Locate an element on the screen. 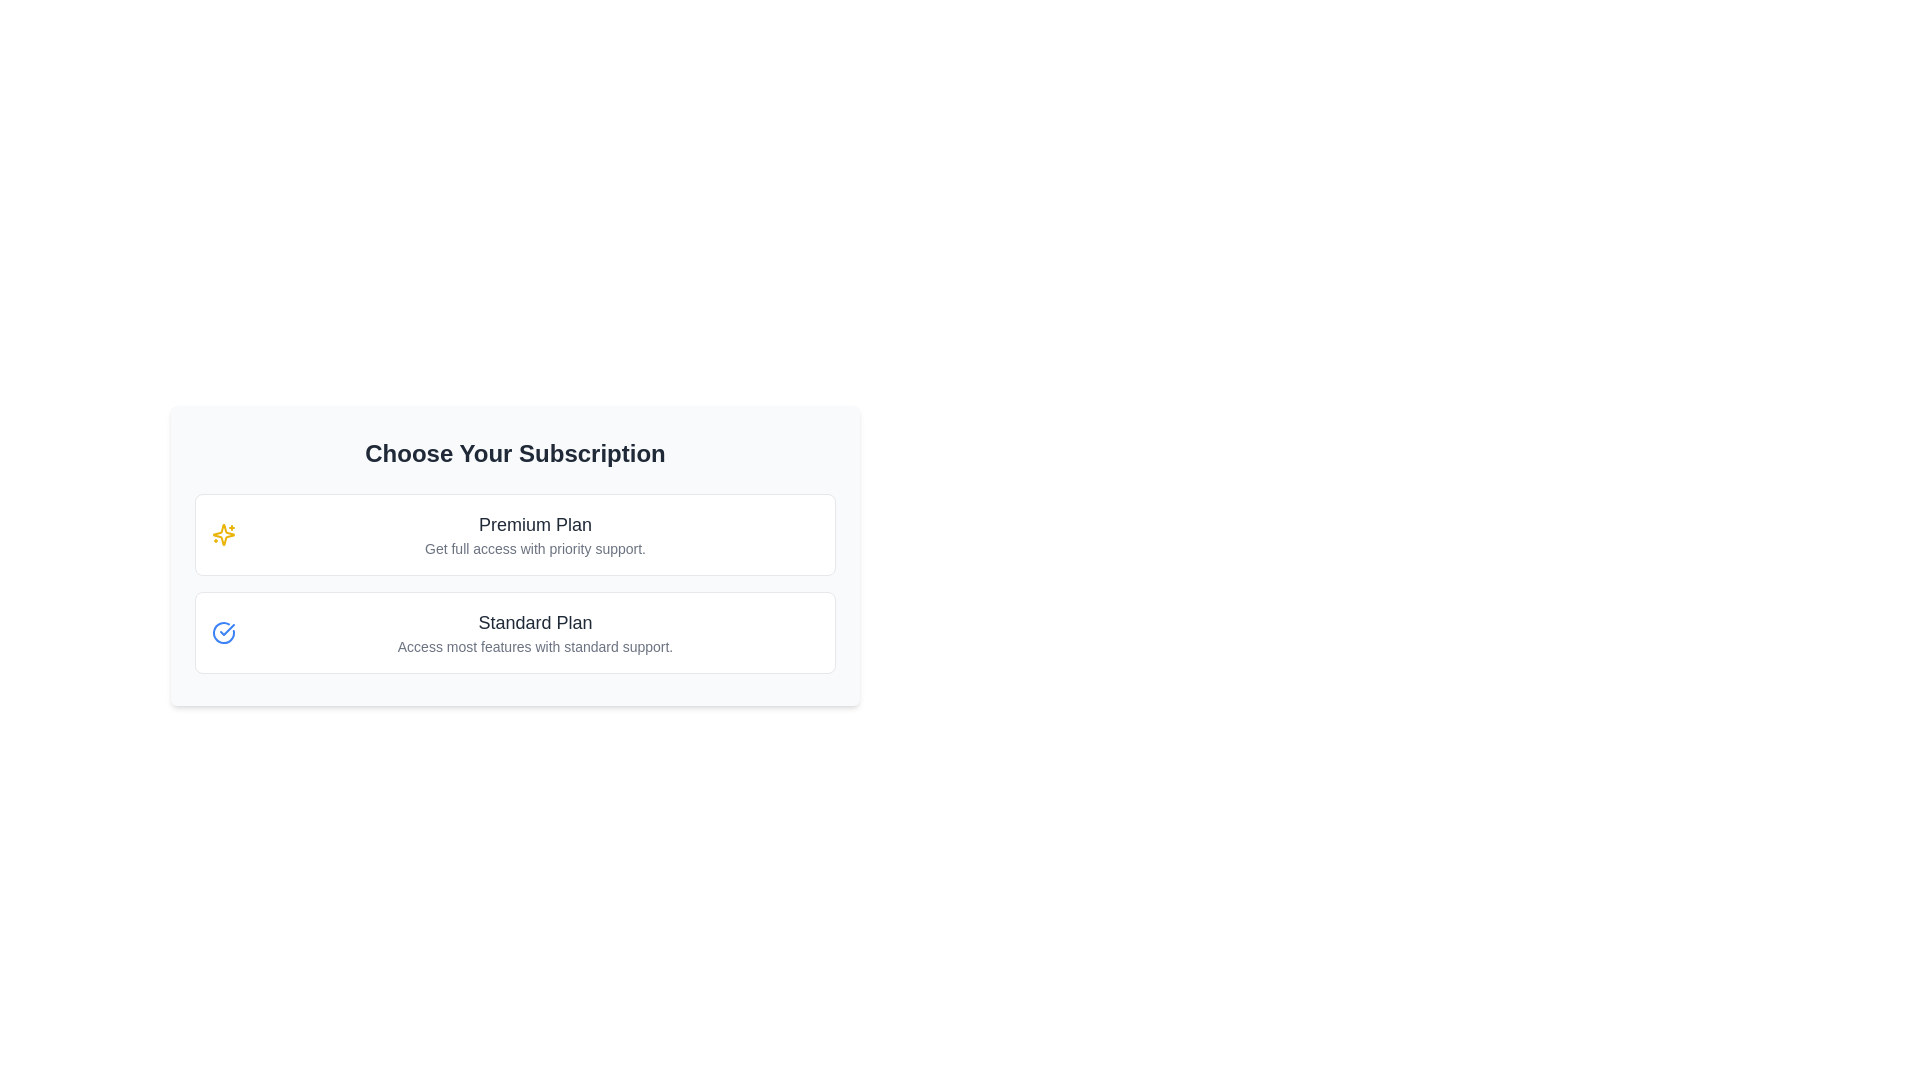  the circular blue checkmark icon located to the left of the 'Standard Plan' text is located at coordinates (224, 632).